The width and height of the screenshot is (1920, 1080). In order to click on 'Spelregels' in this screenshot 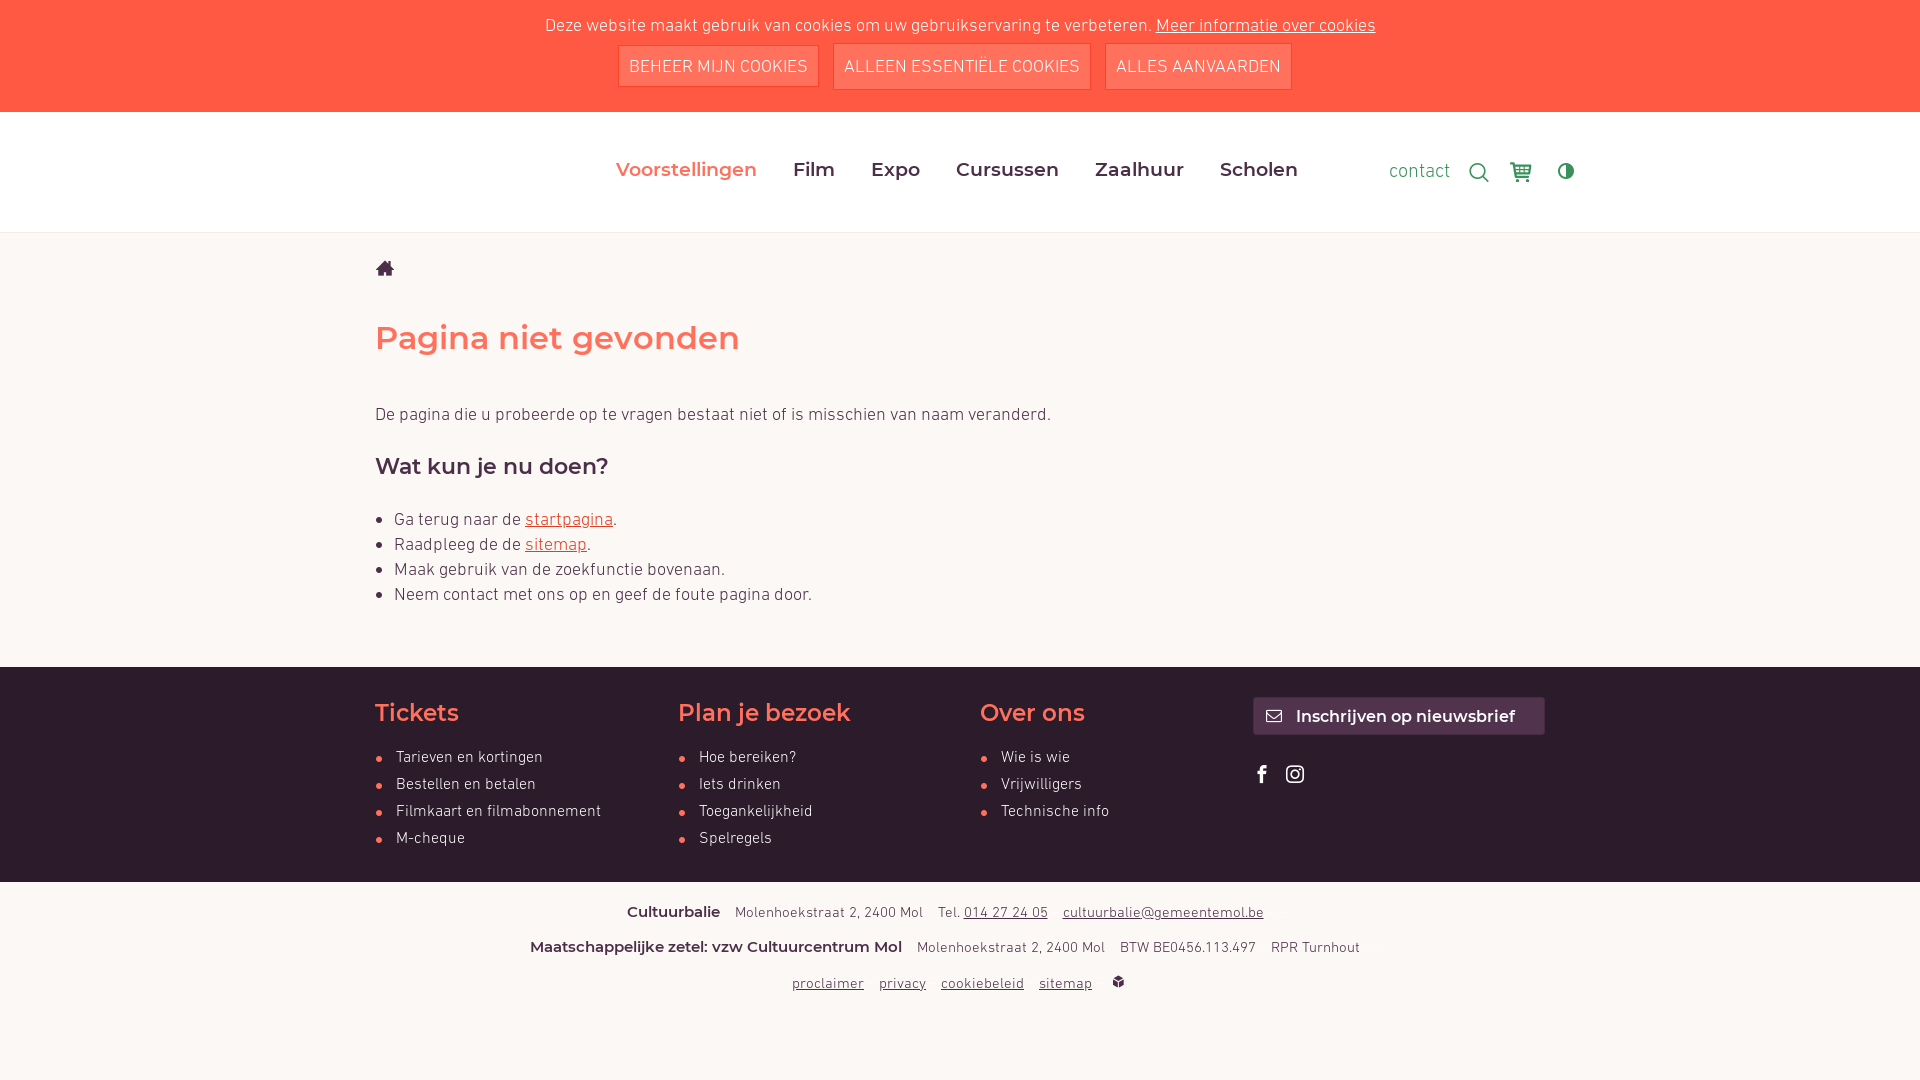, I will do `click(723, 837)`.